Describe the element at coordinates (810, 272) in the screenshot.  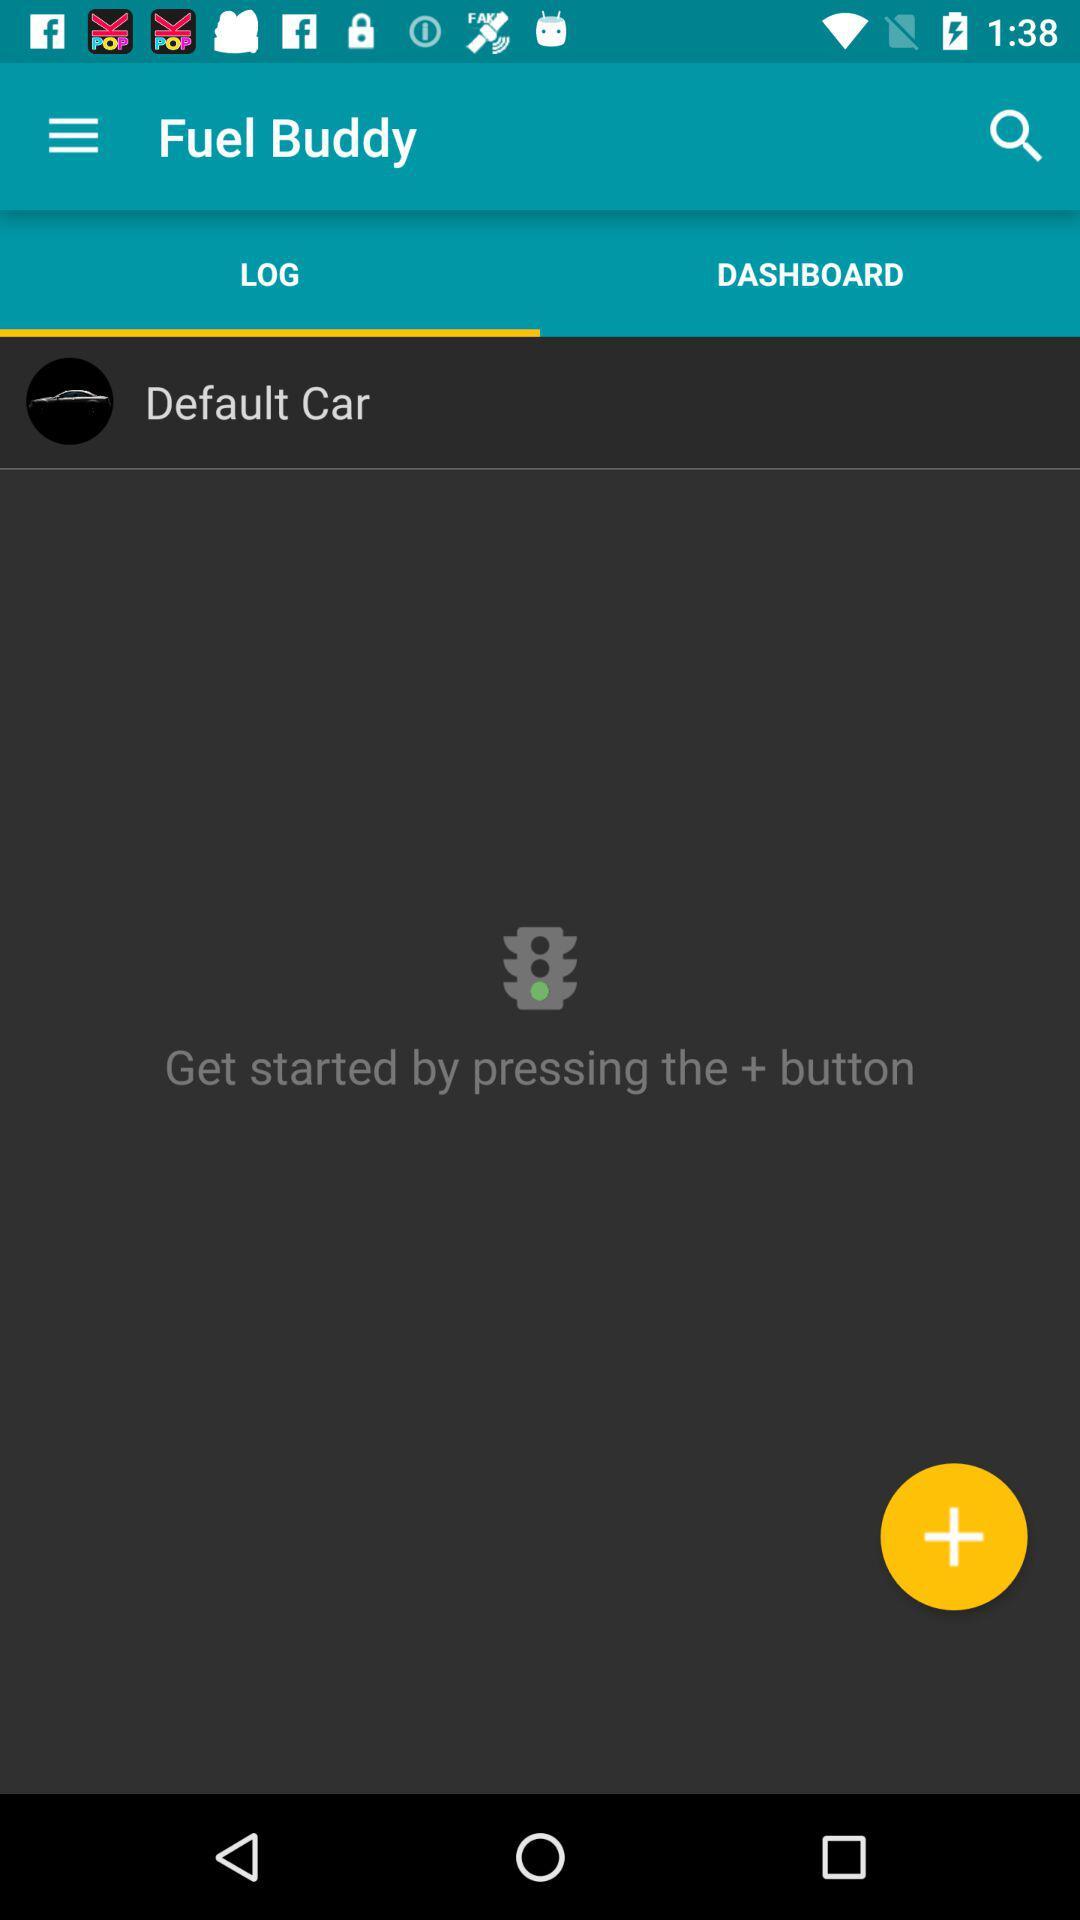
I see `the icon to the right of the log app` at that location.